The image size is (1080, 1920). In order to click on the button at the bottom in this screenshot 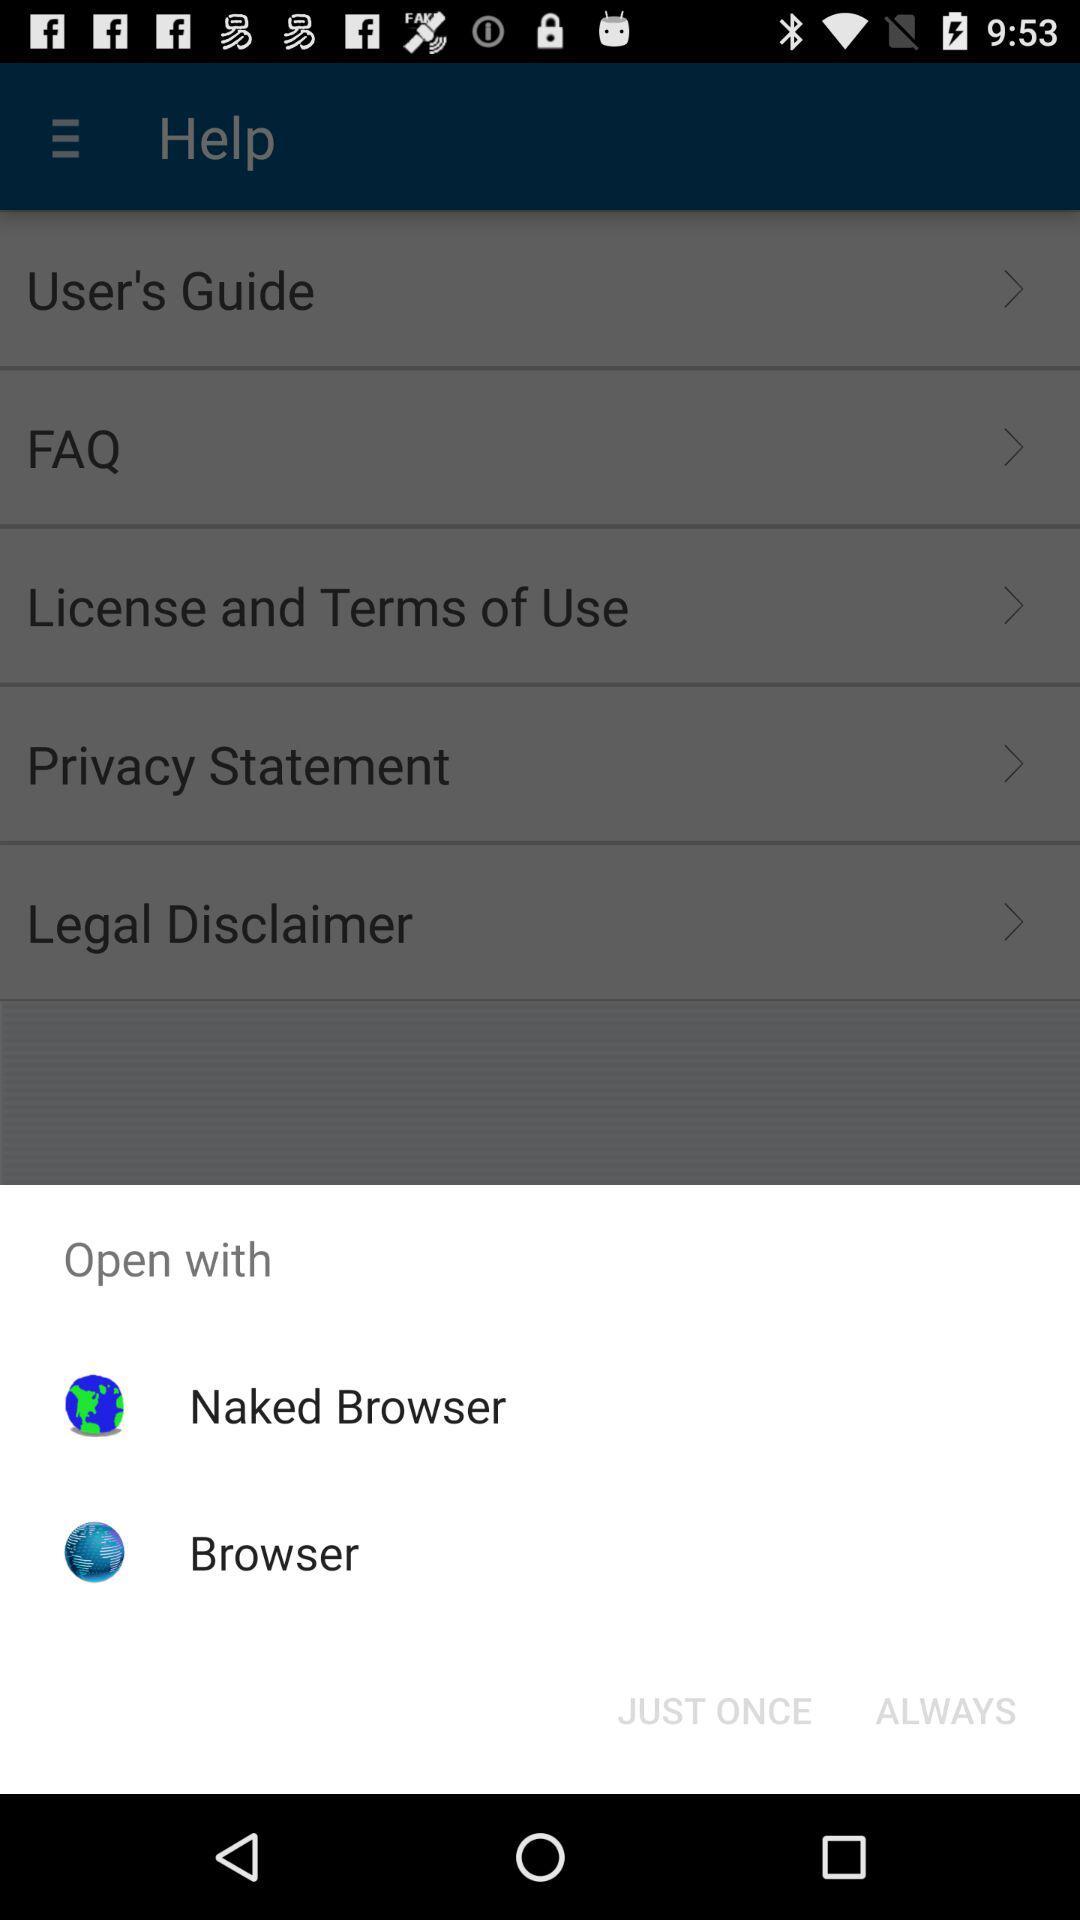, I will do `click(713, 1708)`.